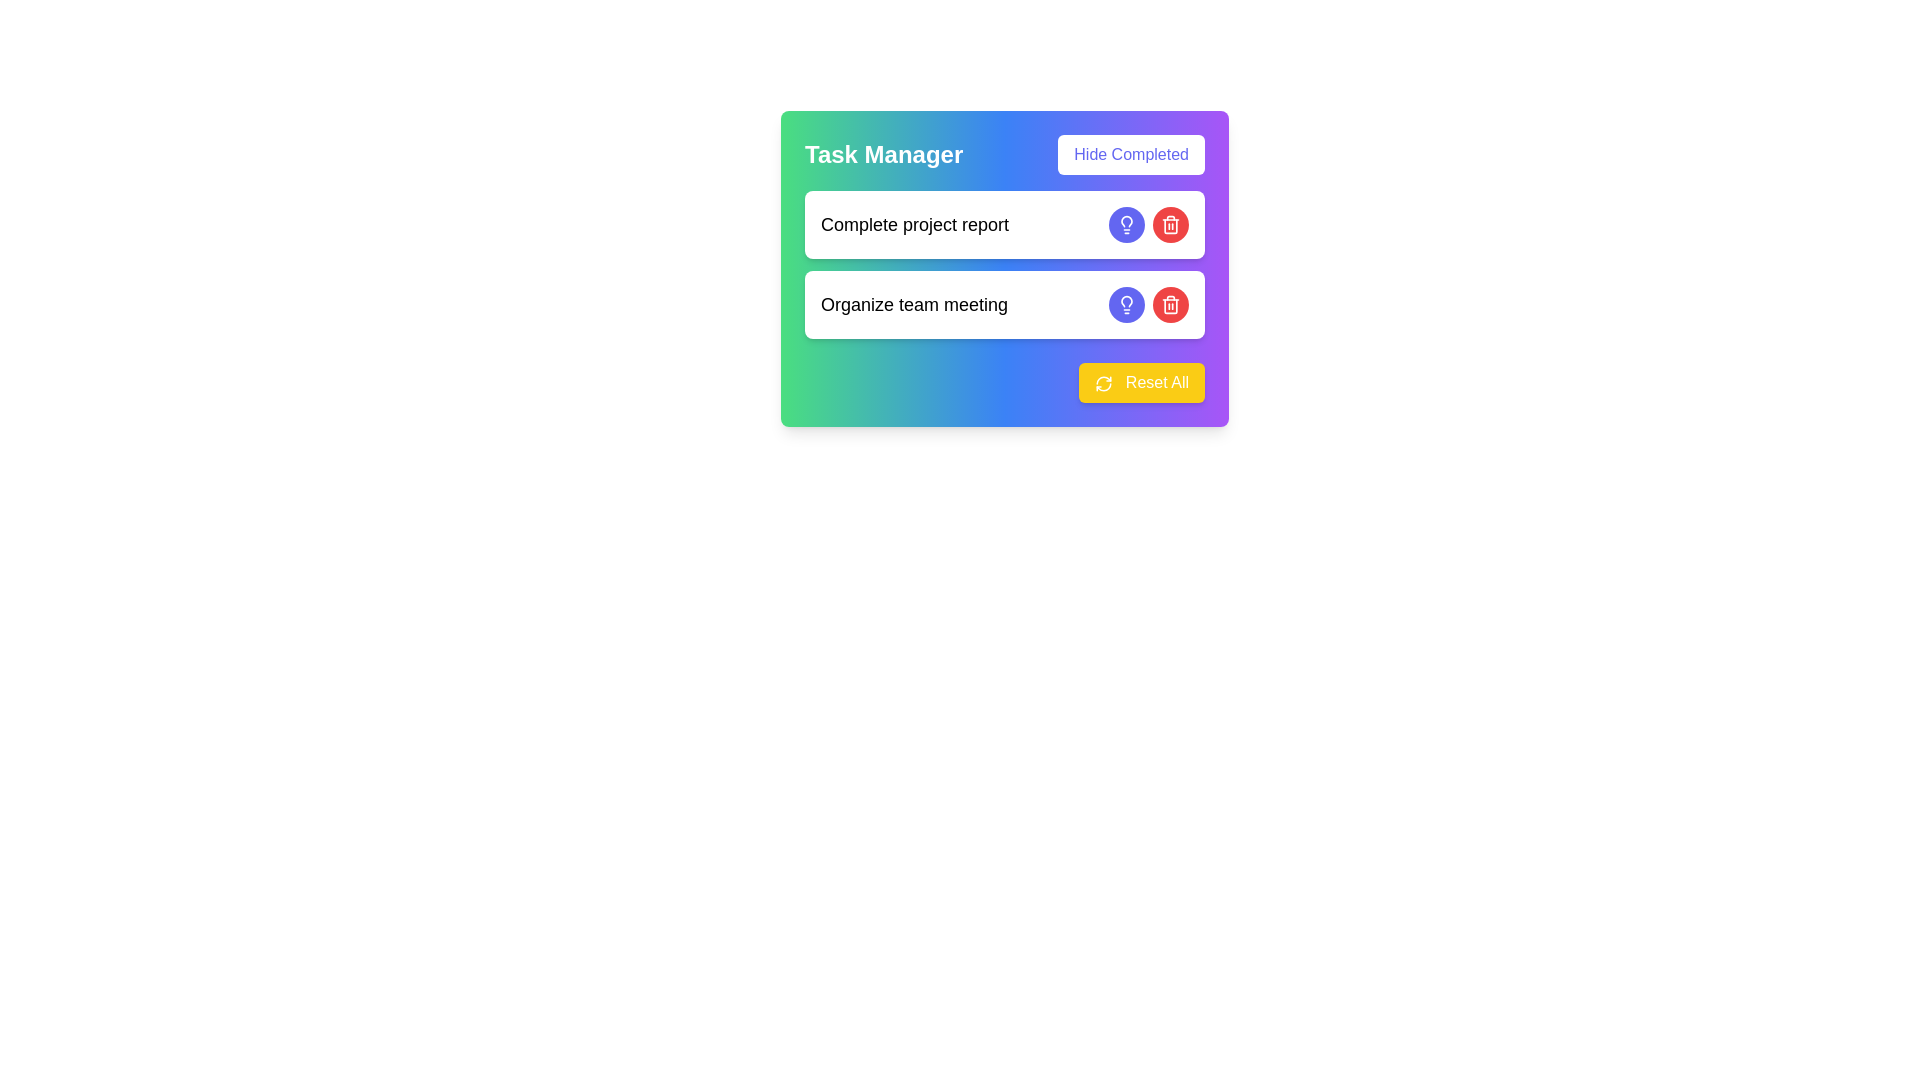 This screenshot has height=1080, width=1920. I want to click on the toggle button for completed tasks in the task manager interface, so click(1131, 153).